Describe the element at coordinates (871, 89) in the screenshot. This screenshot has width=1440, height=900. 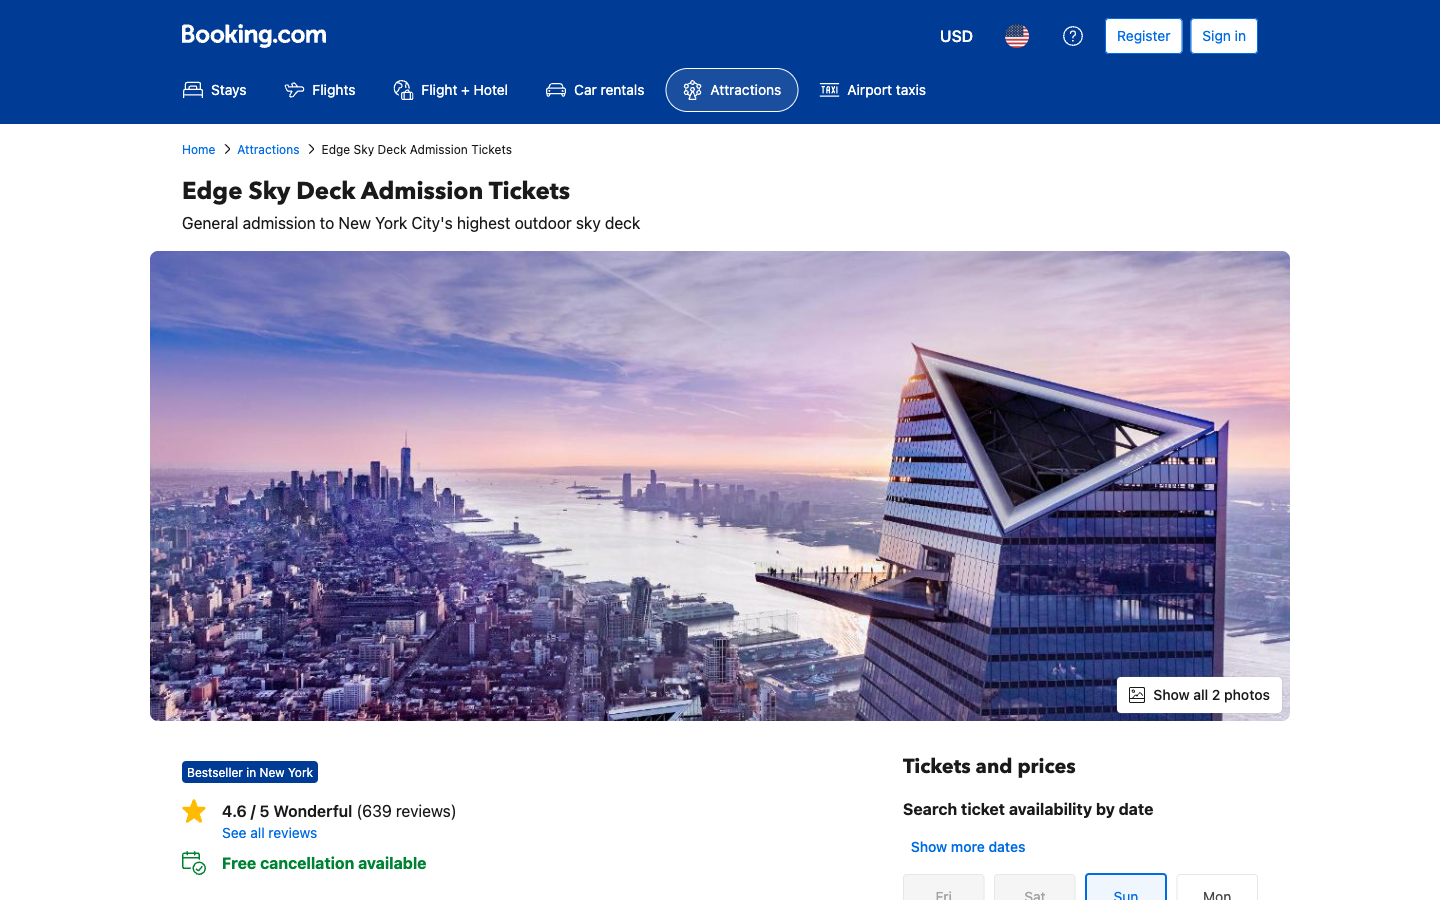
I see `Look for airport cab services` at that location.